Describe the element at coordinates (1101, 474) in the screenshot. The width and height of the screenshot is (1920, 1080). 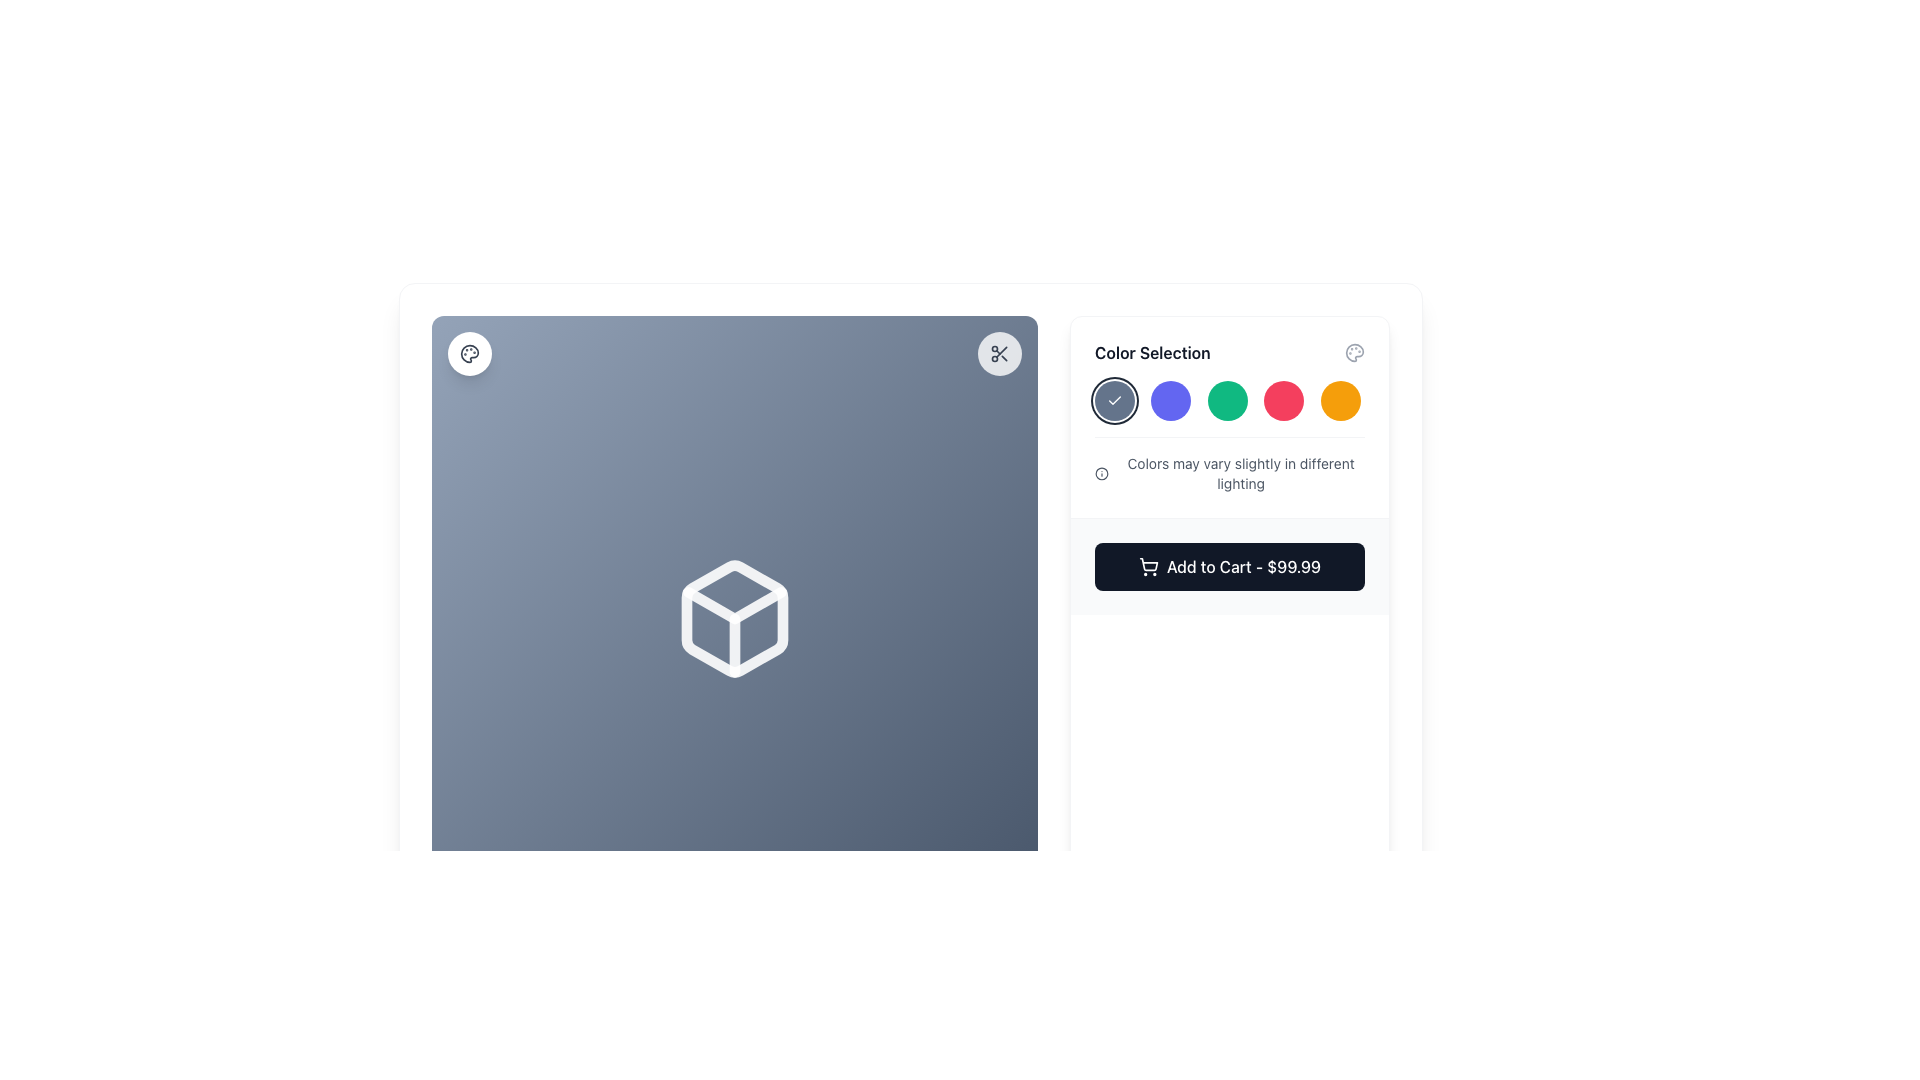
I see `the small circular information icon with an 'i' symbol, located to the left of the text 'Colors may vary slightly in different lighting' in the sidebar` at that location.